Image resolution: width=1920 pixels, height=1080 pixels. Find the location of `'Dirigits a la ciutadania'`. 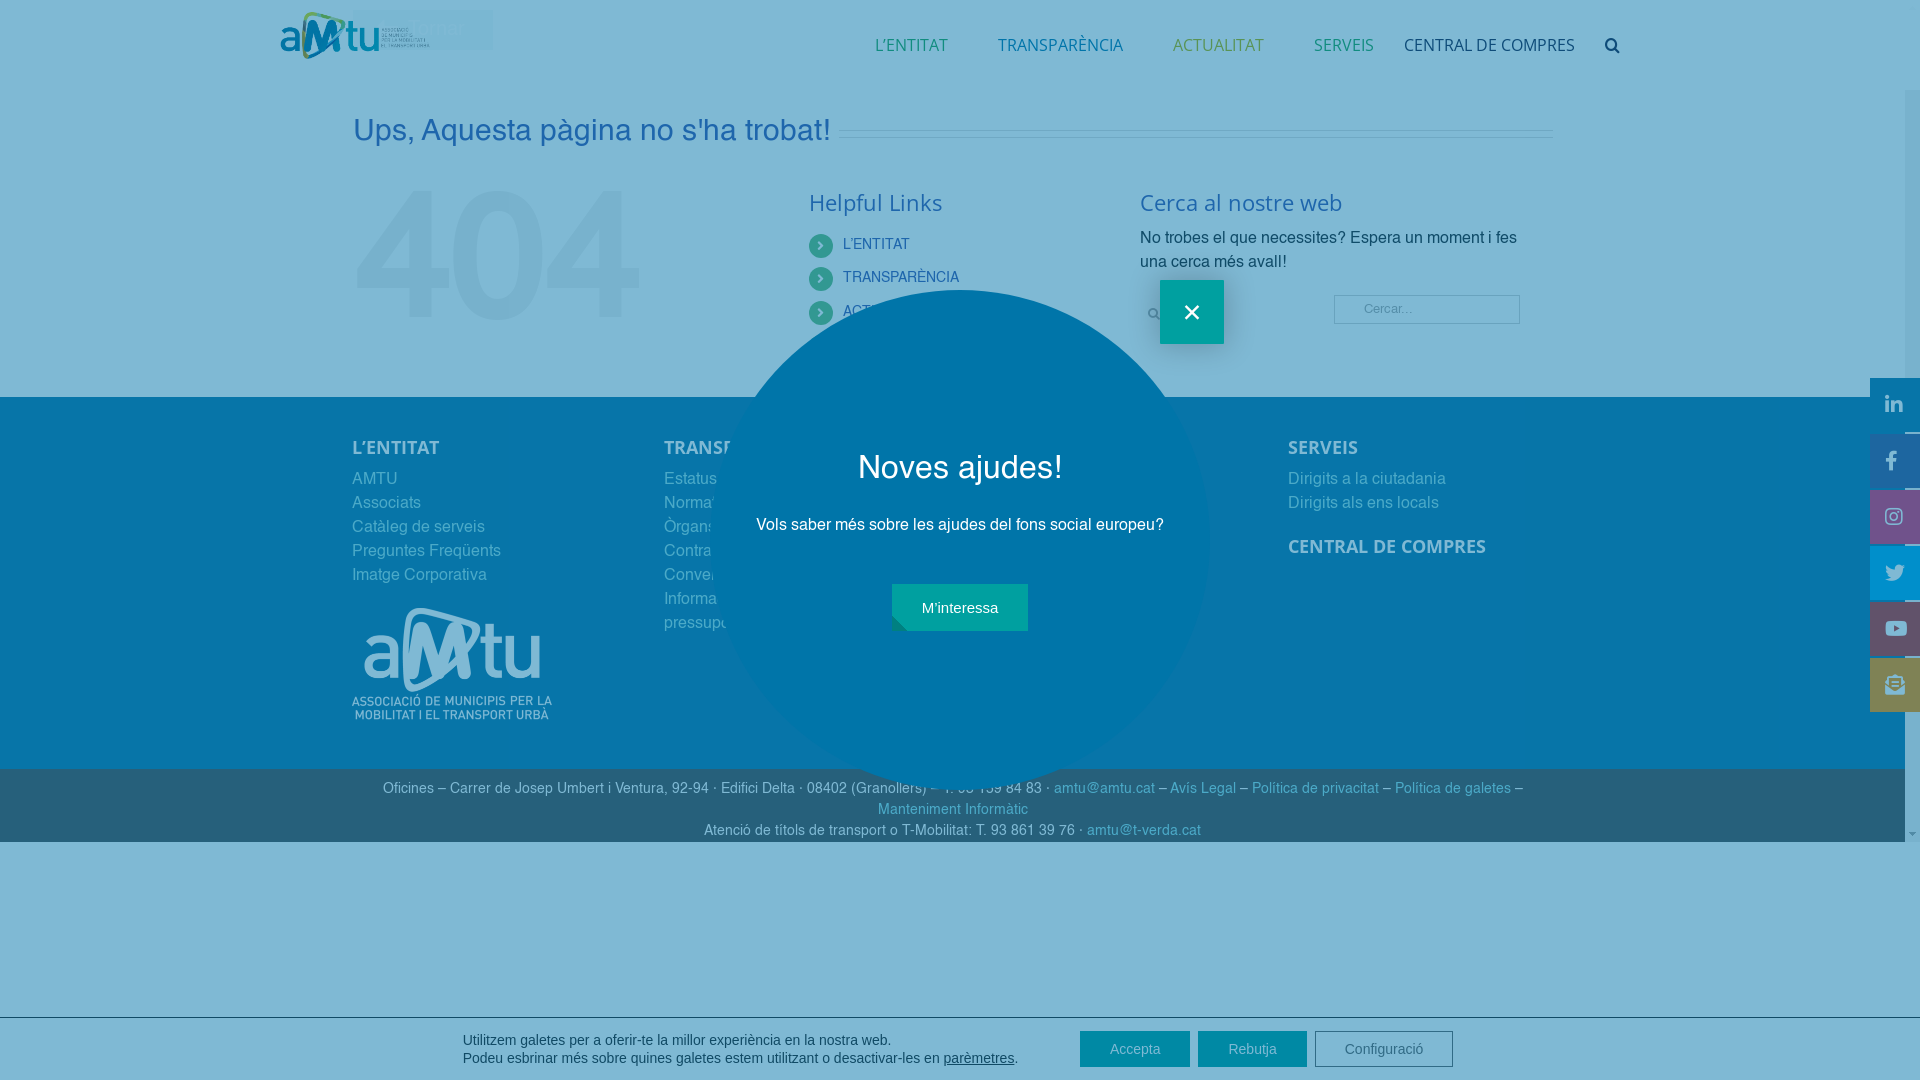

'Dirigits a la ciutadania' is located at coordinates (1366, 479).